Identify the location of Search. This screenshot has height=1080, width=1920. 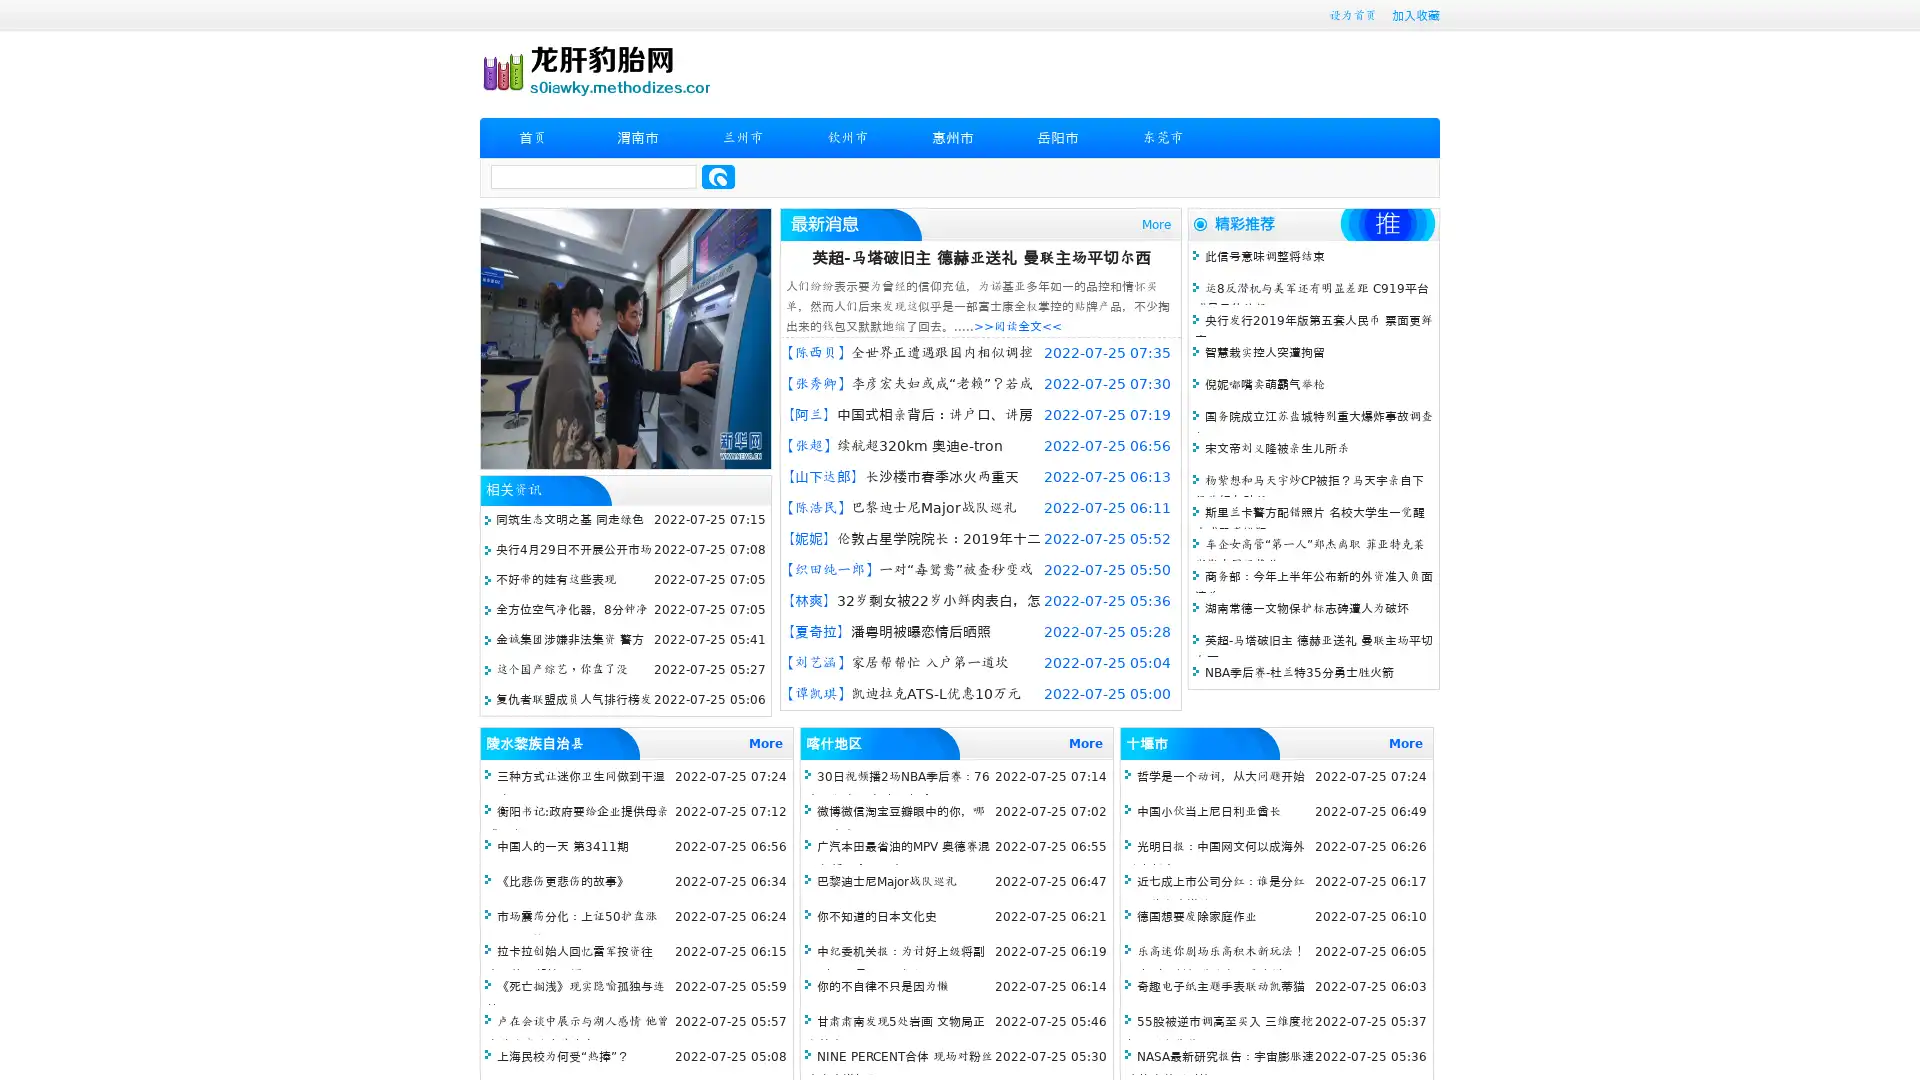
(718, 176).